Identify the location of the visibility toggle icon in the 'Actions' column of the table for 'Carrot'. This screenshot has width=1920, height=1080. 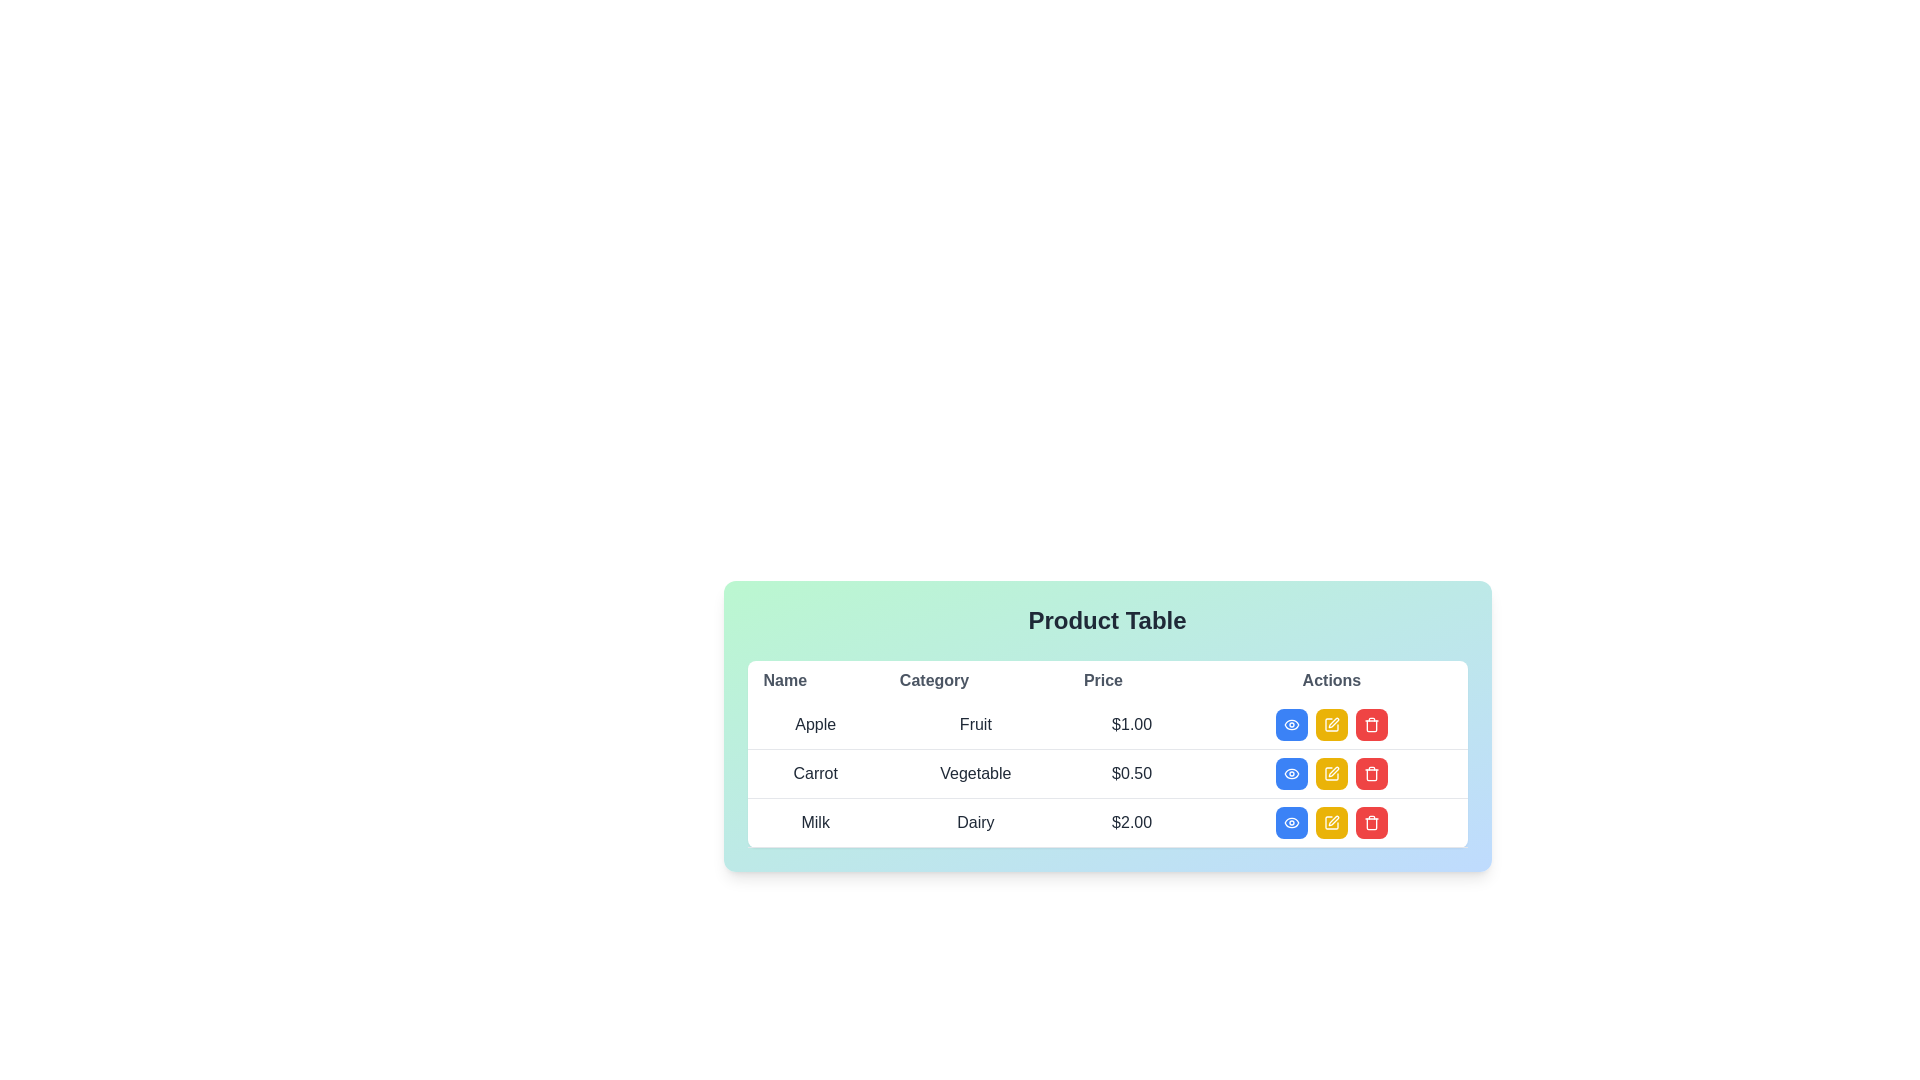
(1291, 773).